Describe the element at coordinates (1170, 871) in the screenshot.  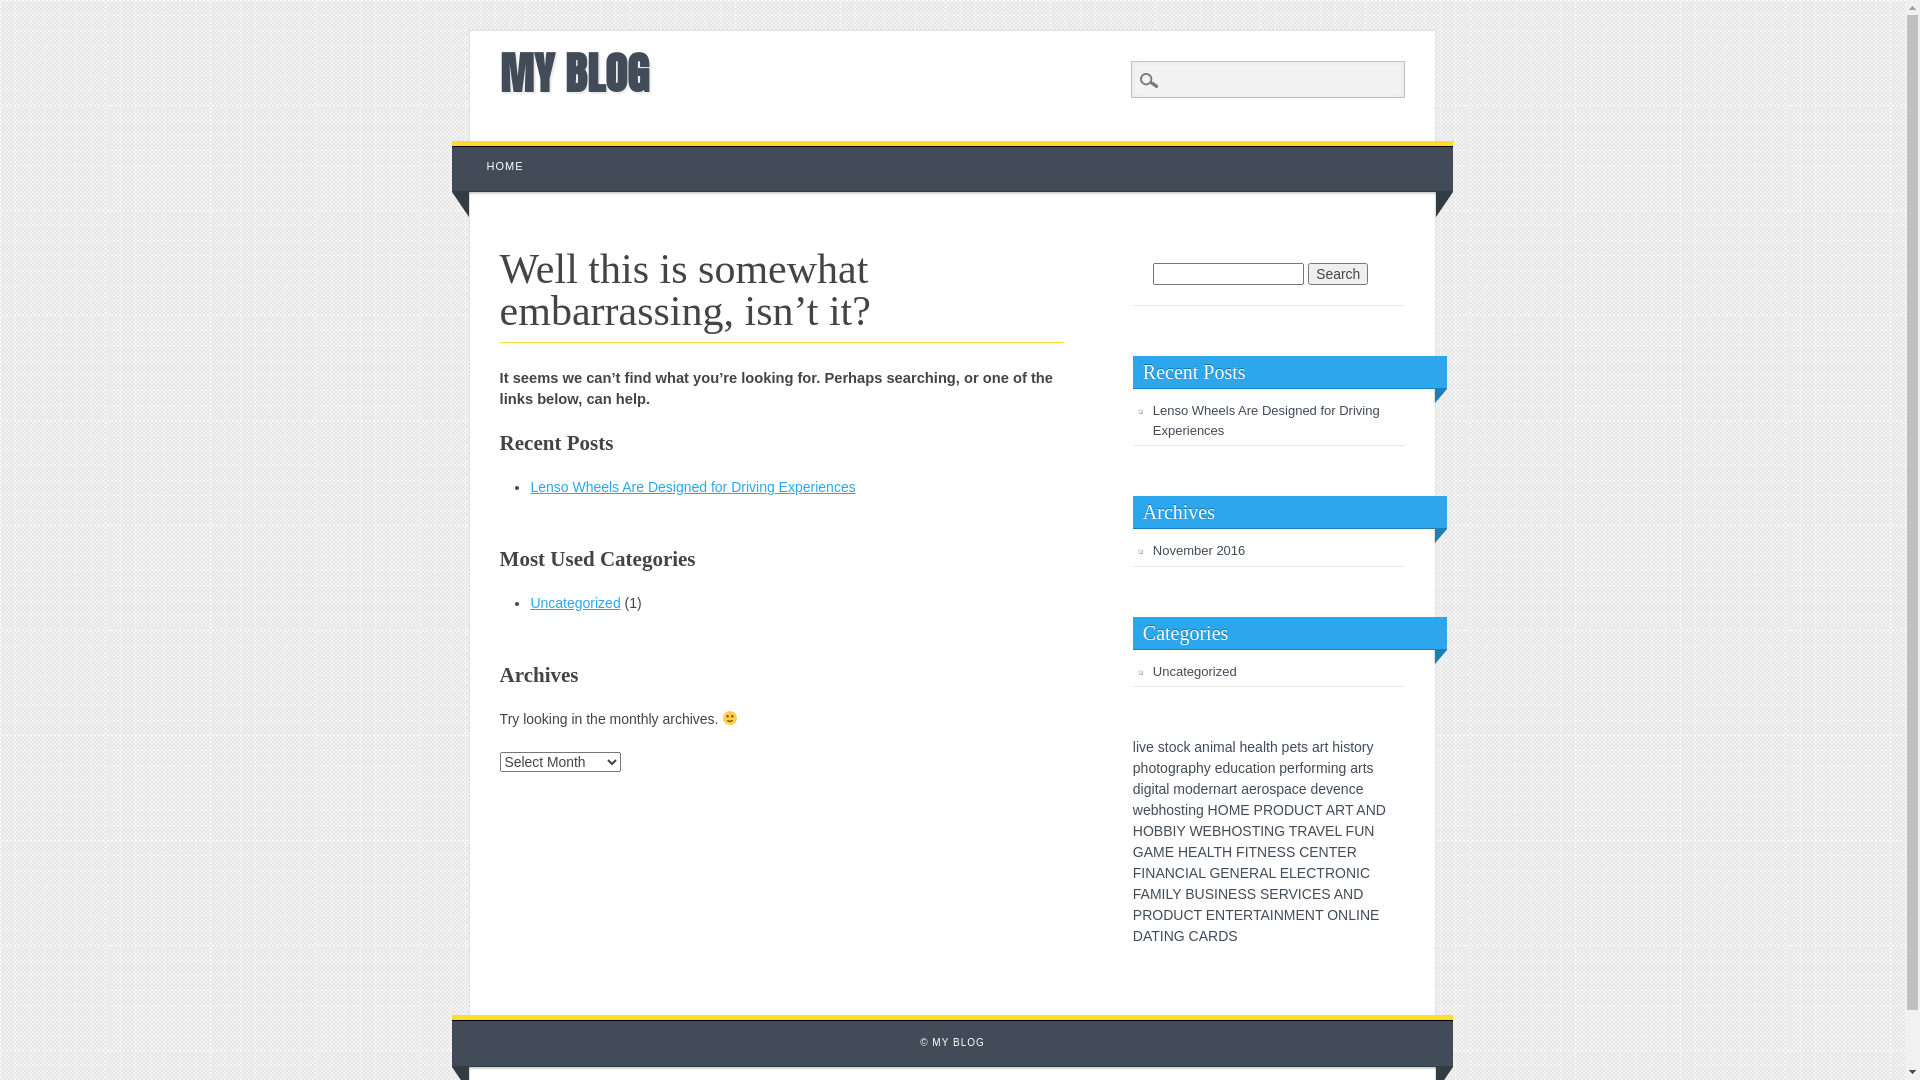
I see `'N'` at that location.